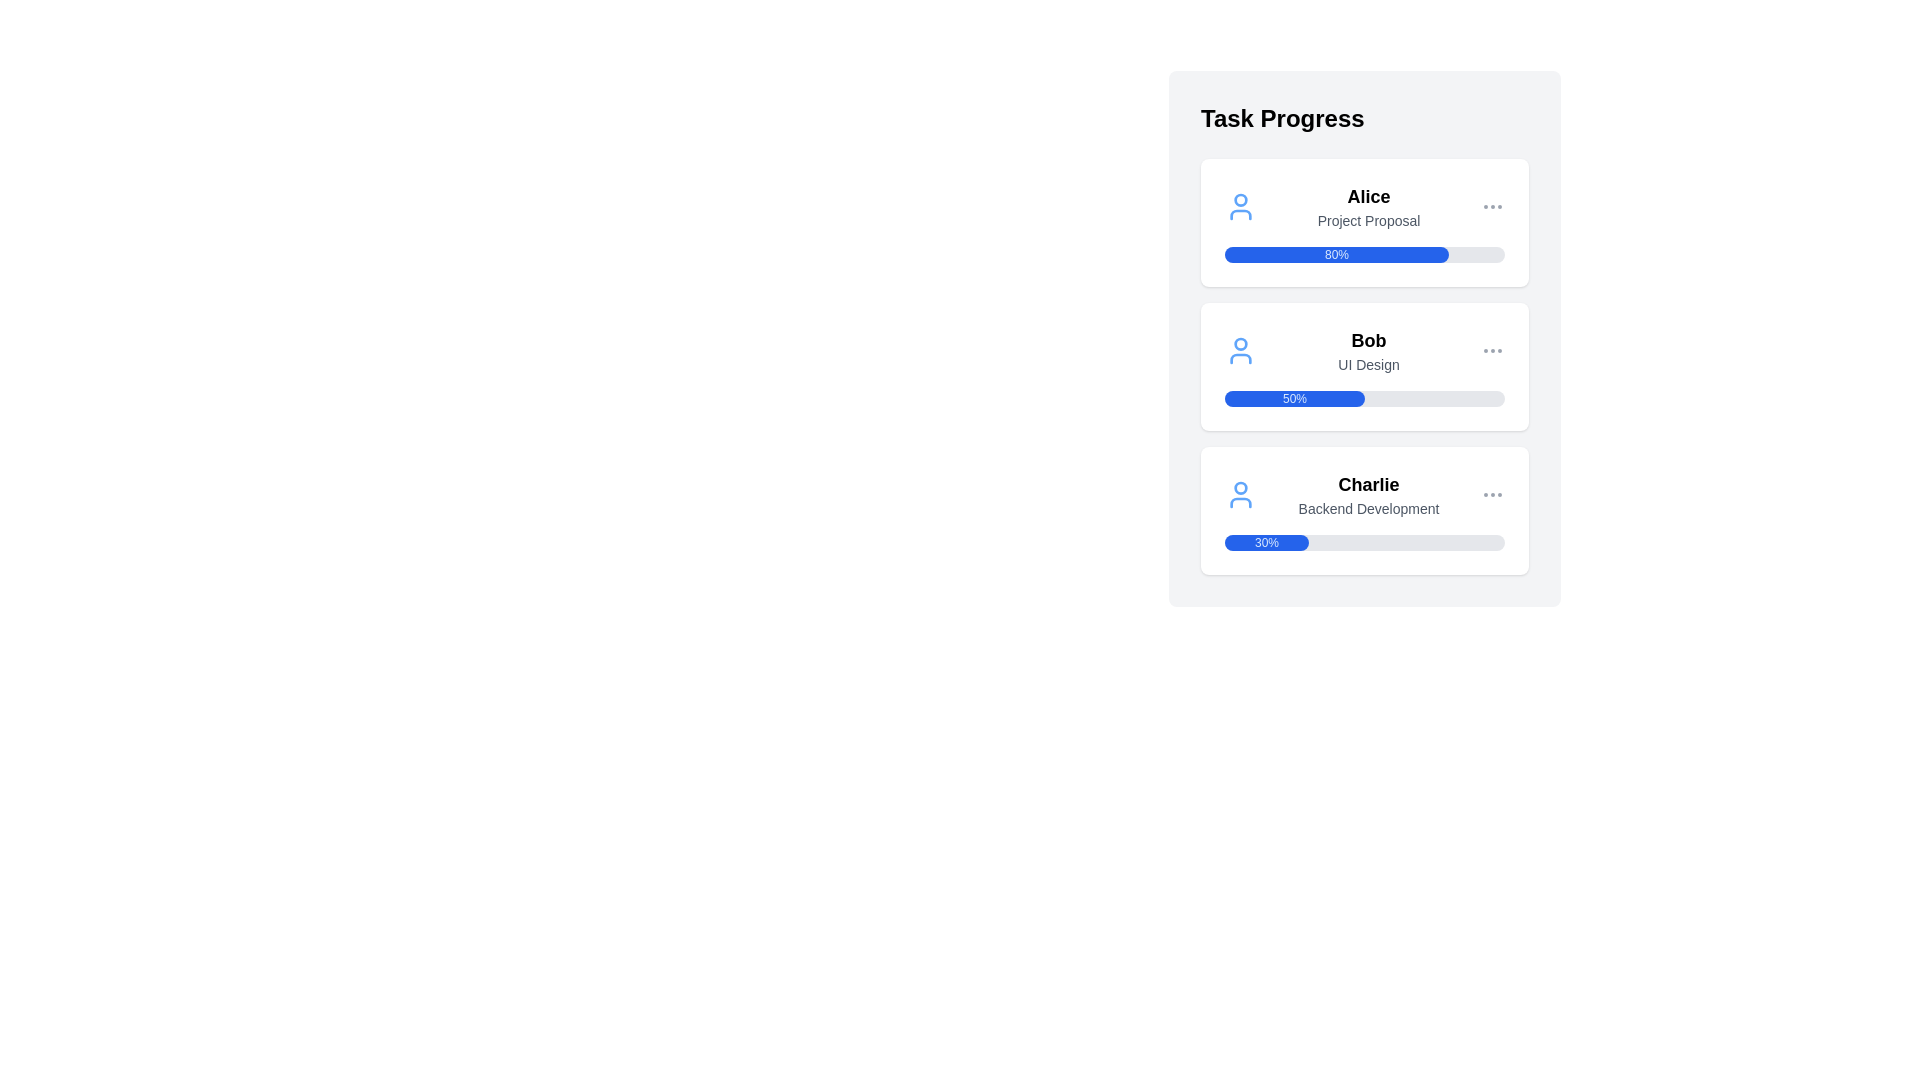  What do you see at coordinates (1363, 366) in the screenshot?
I see `the second box in the grouped component that contains the title 'Bob', which visually represents task progress` at bounding box center [1363, 366].